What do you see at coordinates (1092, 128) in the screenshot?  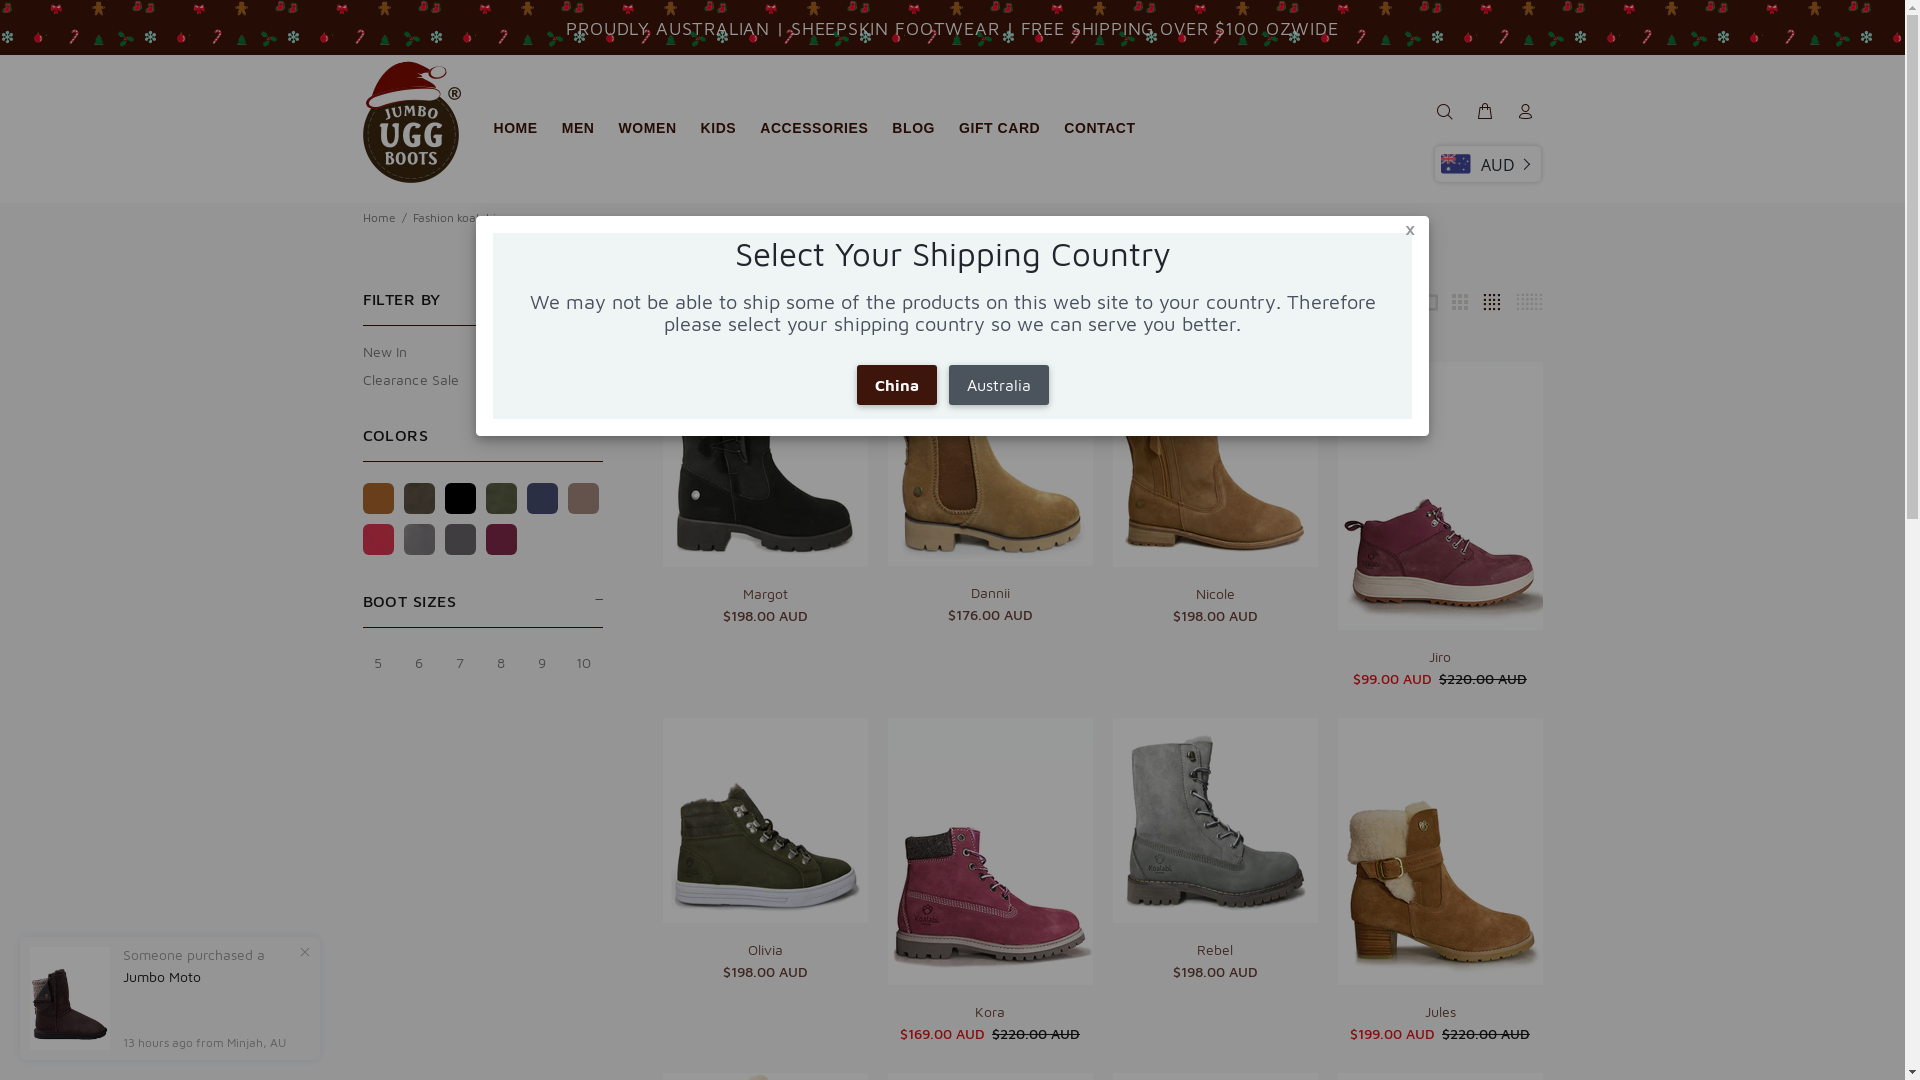 I see `'CONTACT'` at bounding box center [1092, 128].